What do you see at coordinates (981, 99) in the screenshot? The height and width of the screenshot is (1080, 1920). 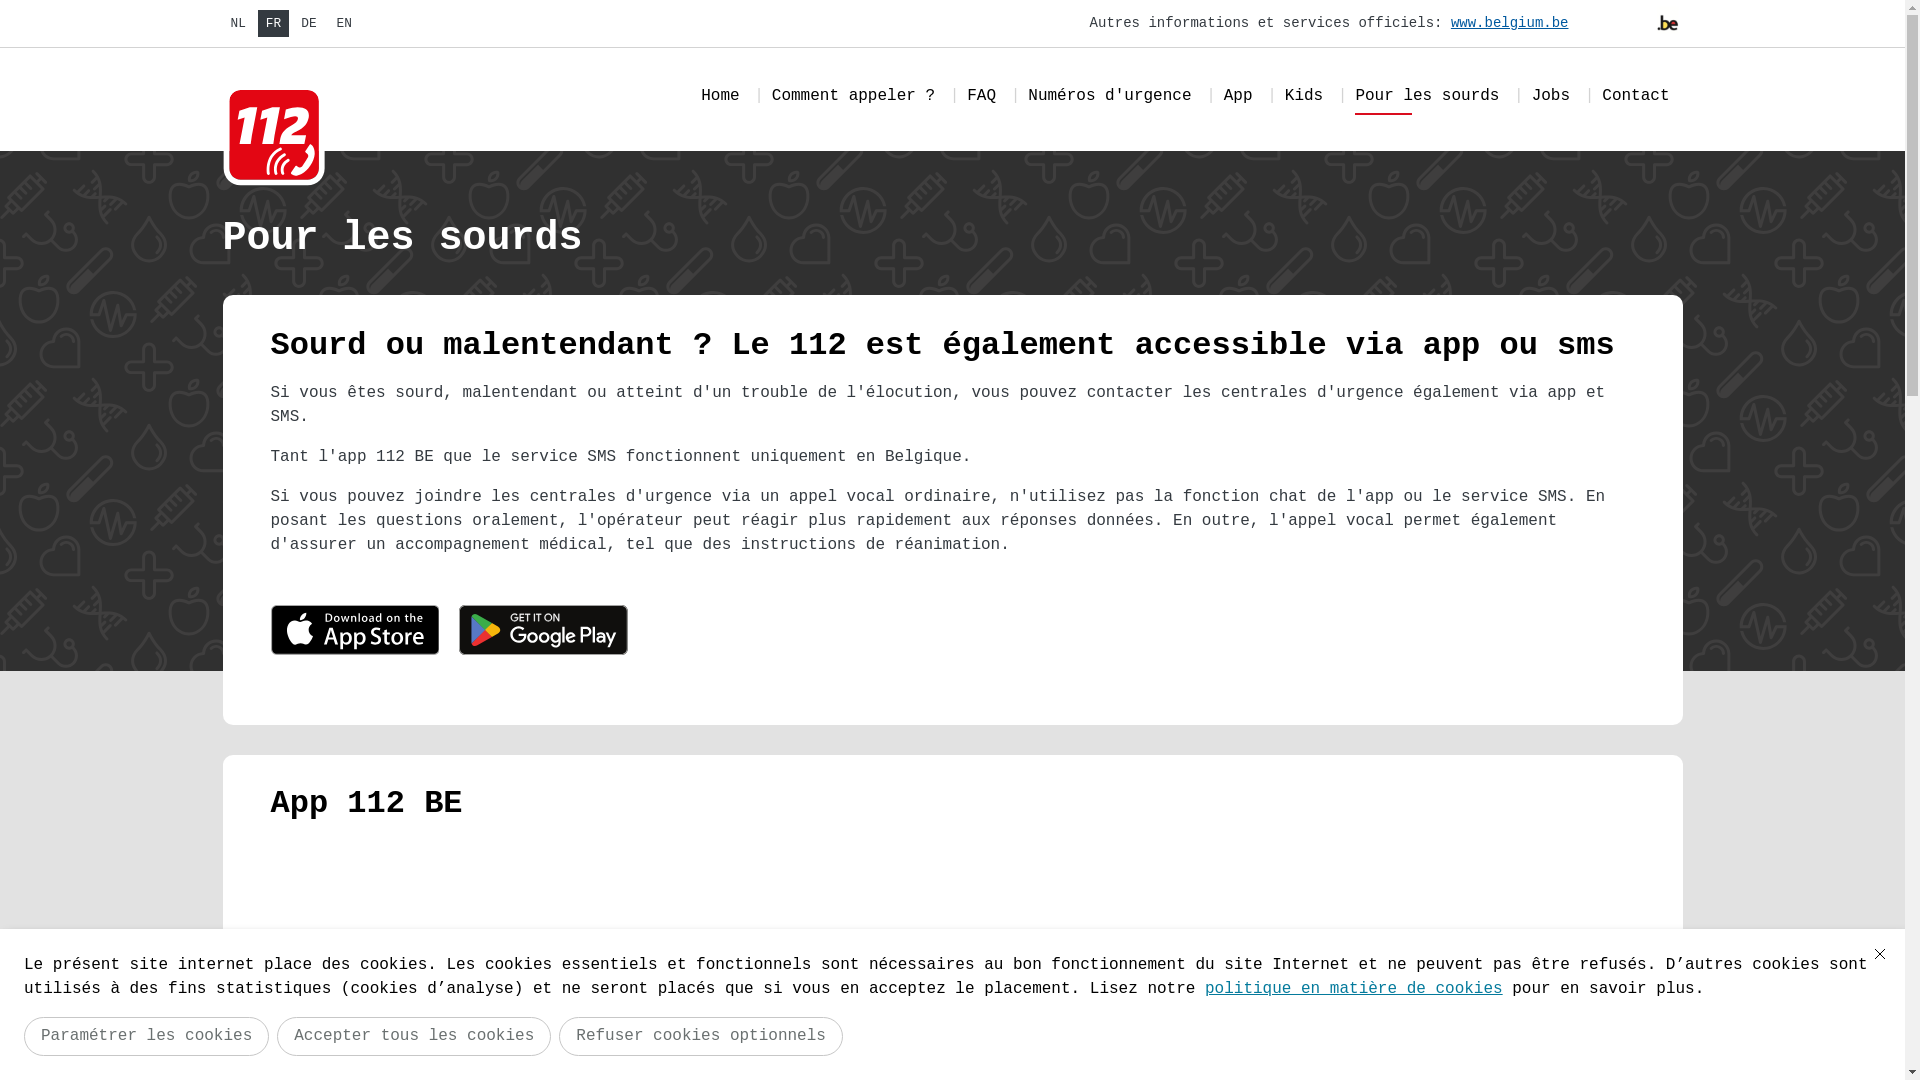 I see `'FAQ'` at bounding box center [981, 99].